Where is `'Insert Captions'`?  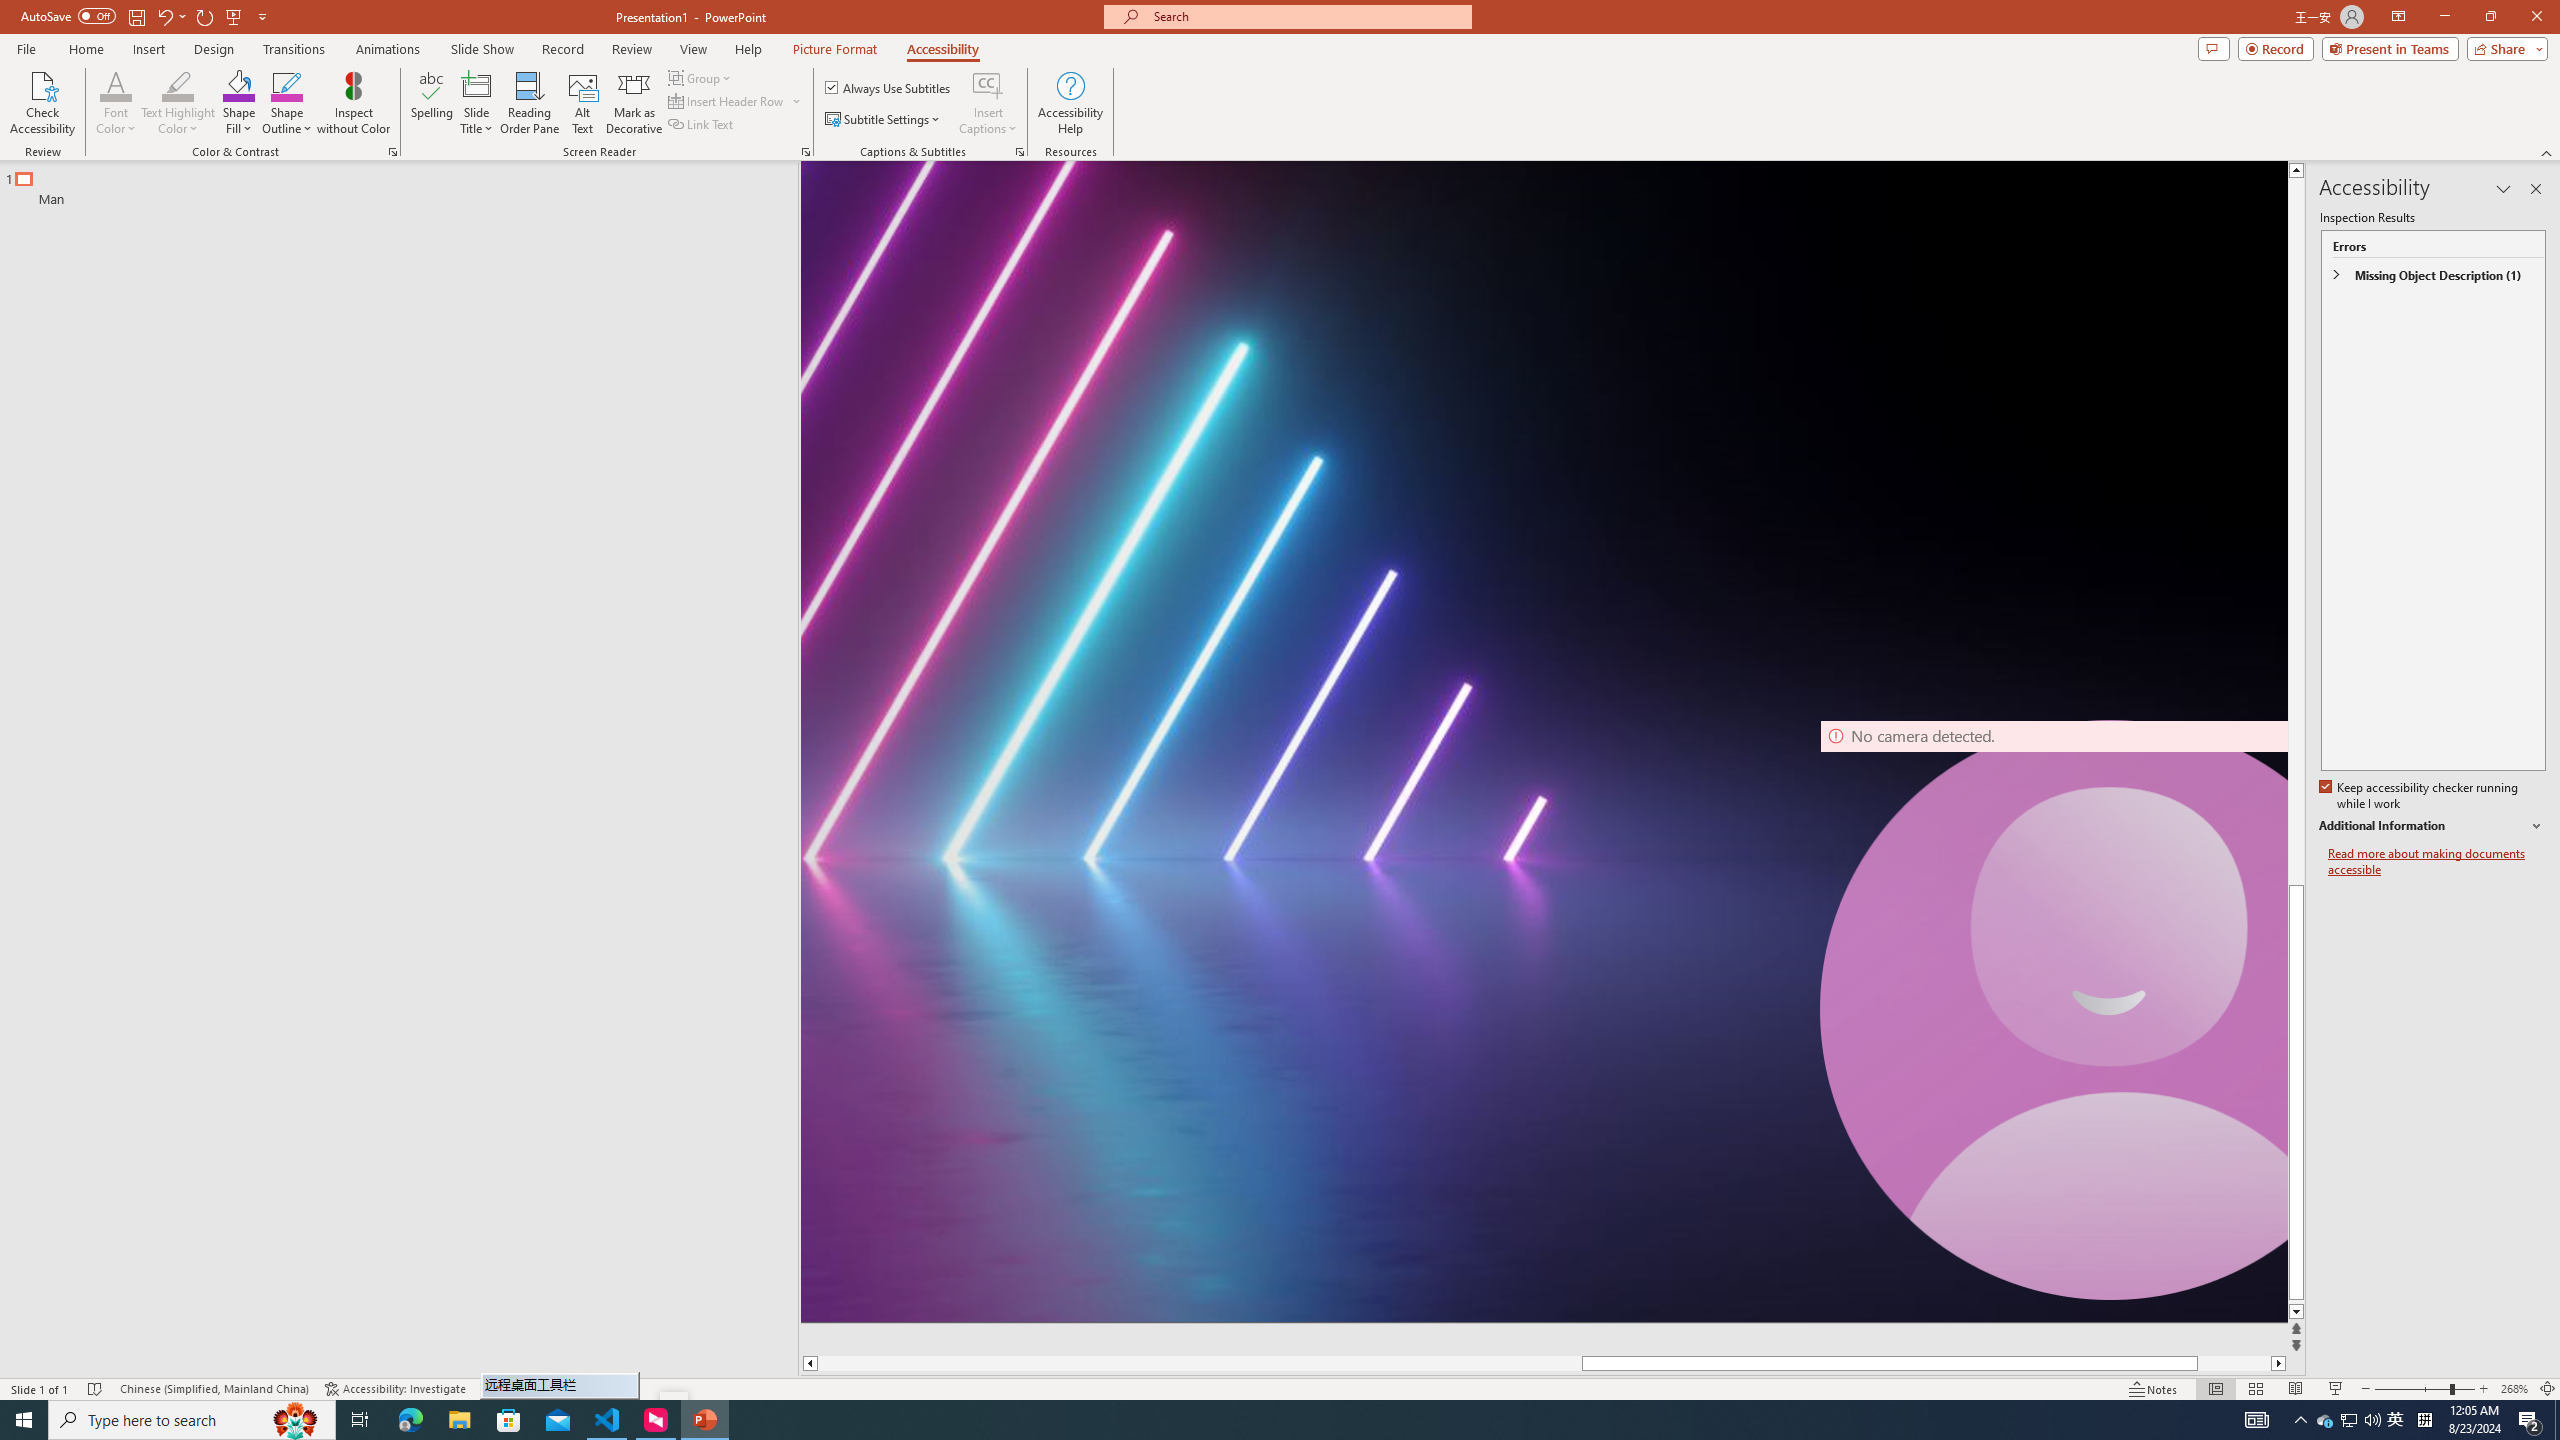
'Insert Captions' is located at coordinates (987, 103).